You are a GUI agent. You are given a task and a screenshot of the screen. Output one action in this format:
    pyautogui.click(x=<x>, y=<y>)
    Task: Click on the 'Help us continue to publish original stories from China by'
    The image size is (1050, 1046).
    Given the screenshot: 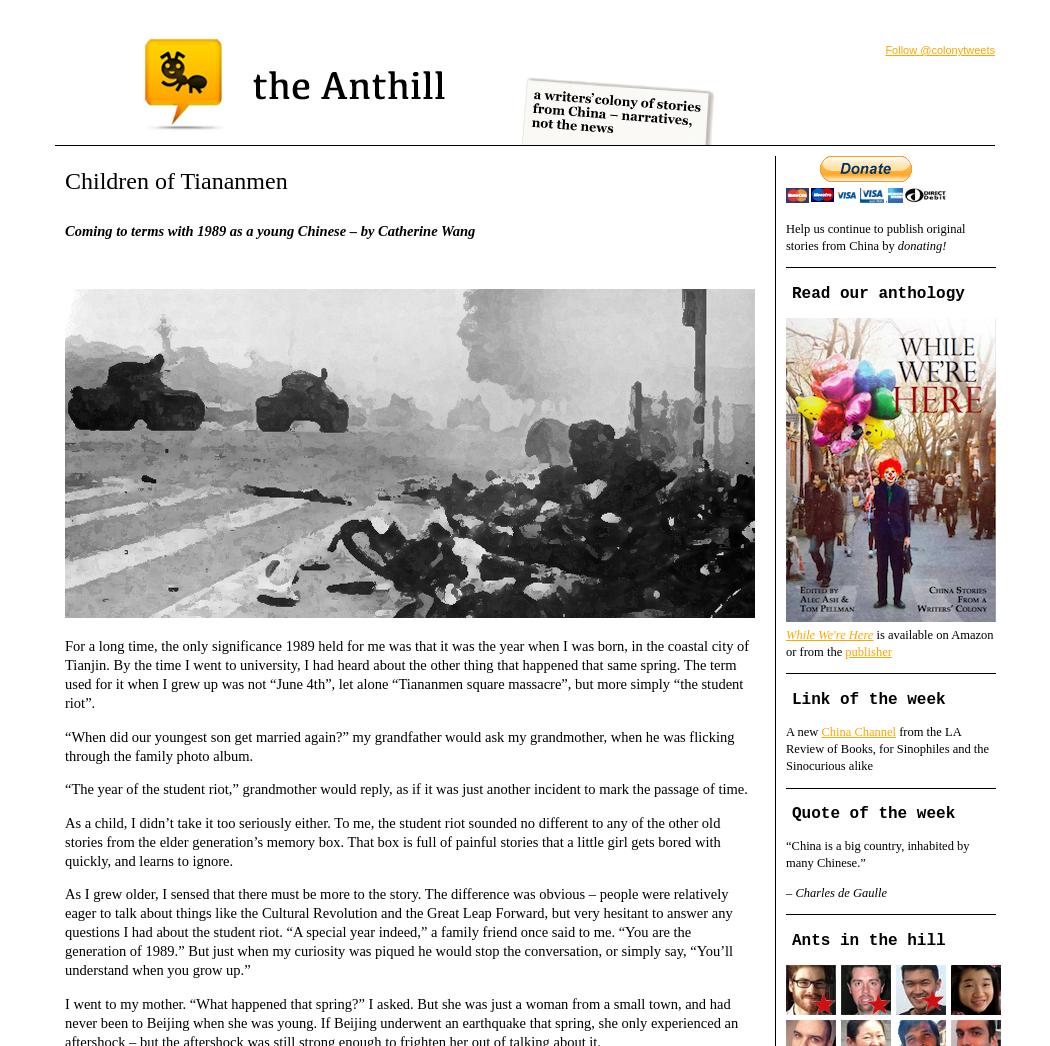 What is the action you would take?
    pyautogui.click(x=874, y=235)
    